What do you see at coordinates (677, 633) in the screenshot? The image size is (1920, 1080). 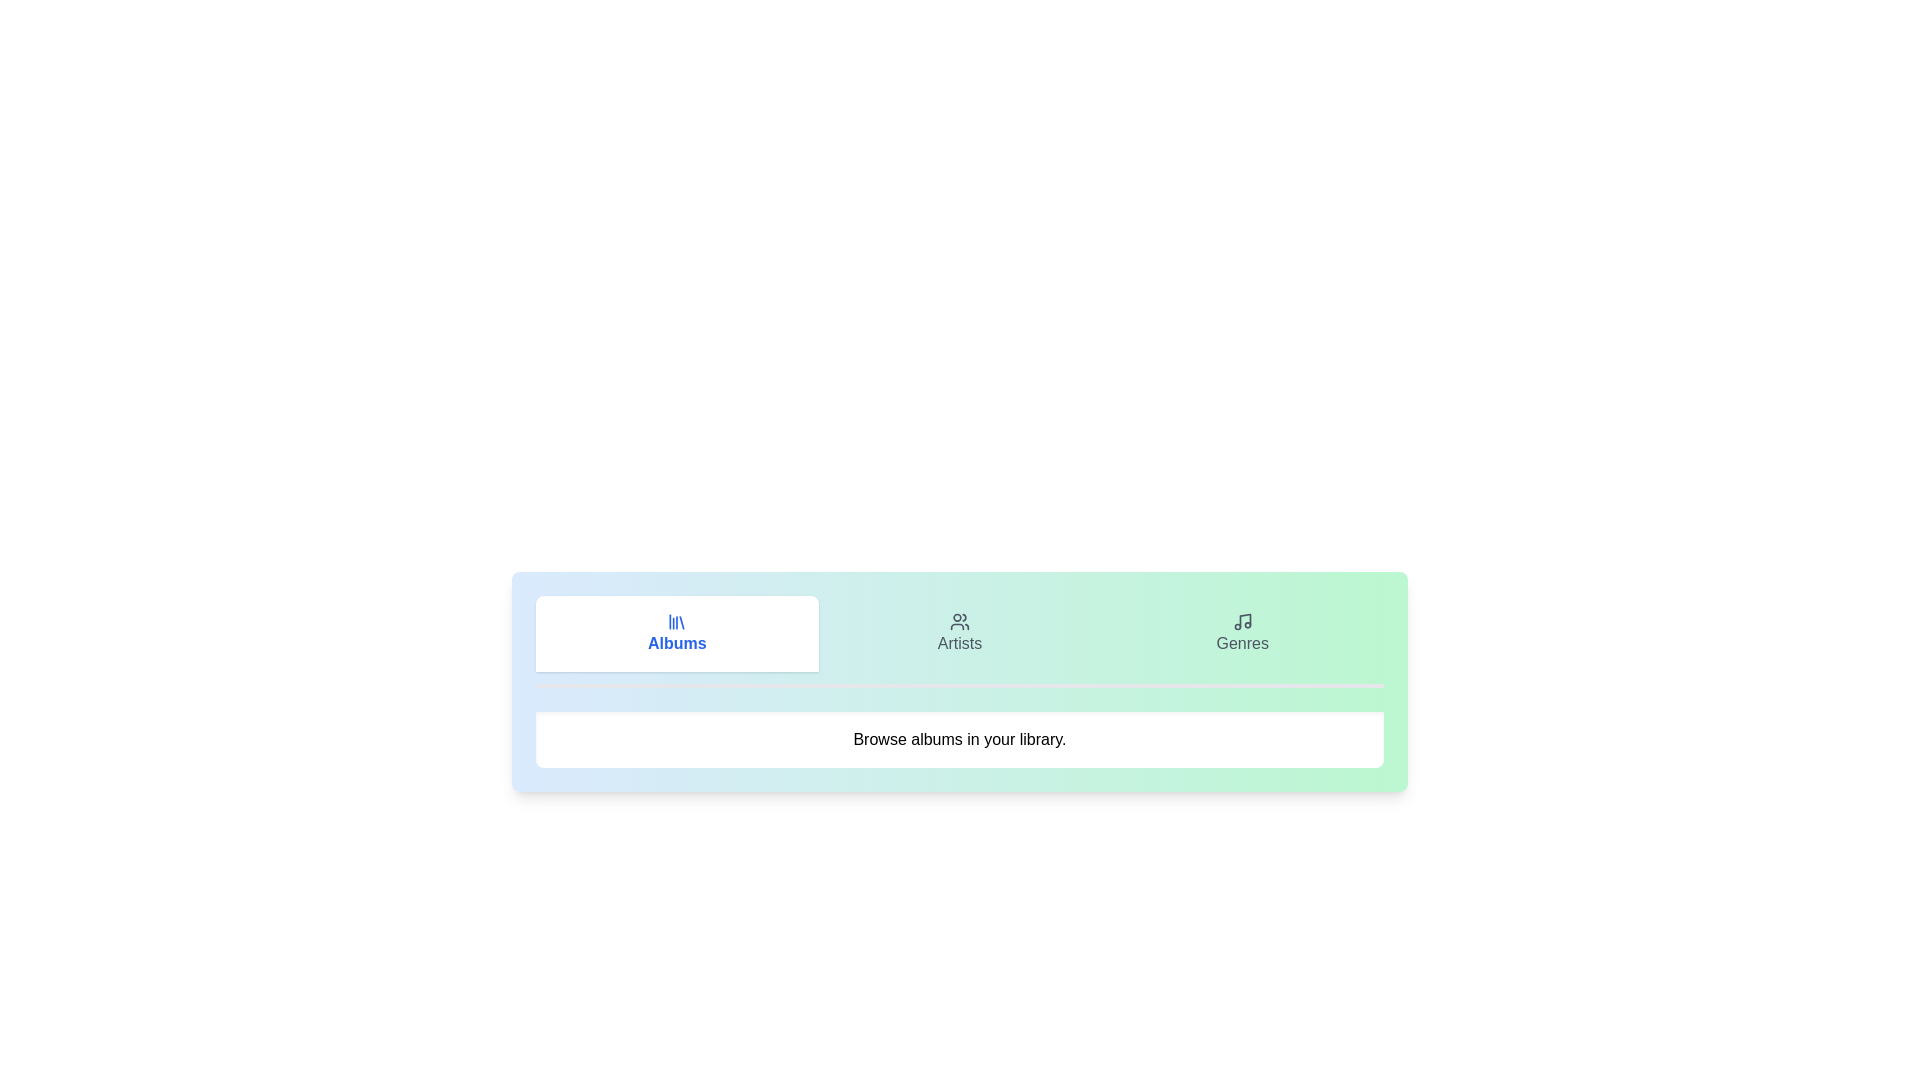 I see `the Albums tab by clicking on its button` at bounding box center [677, 633].